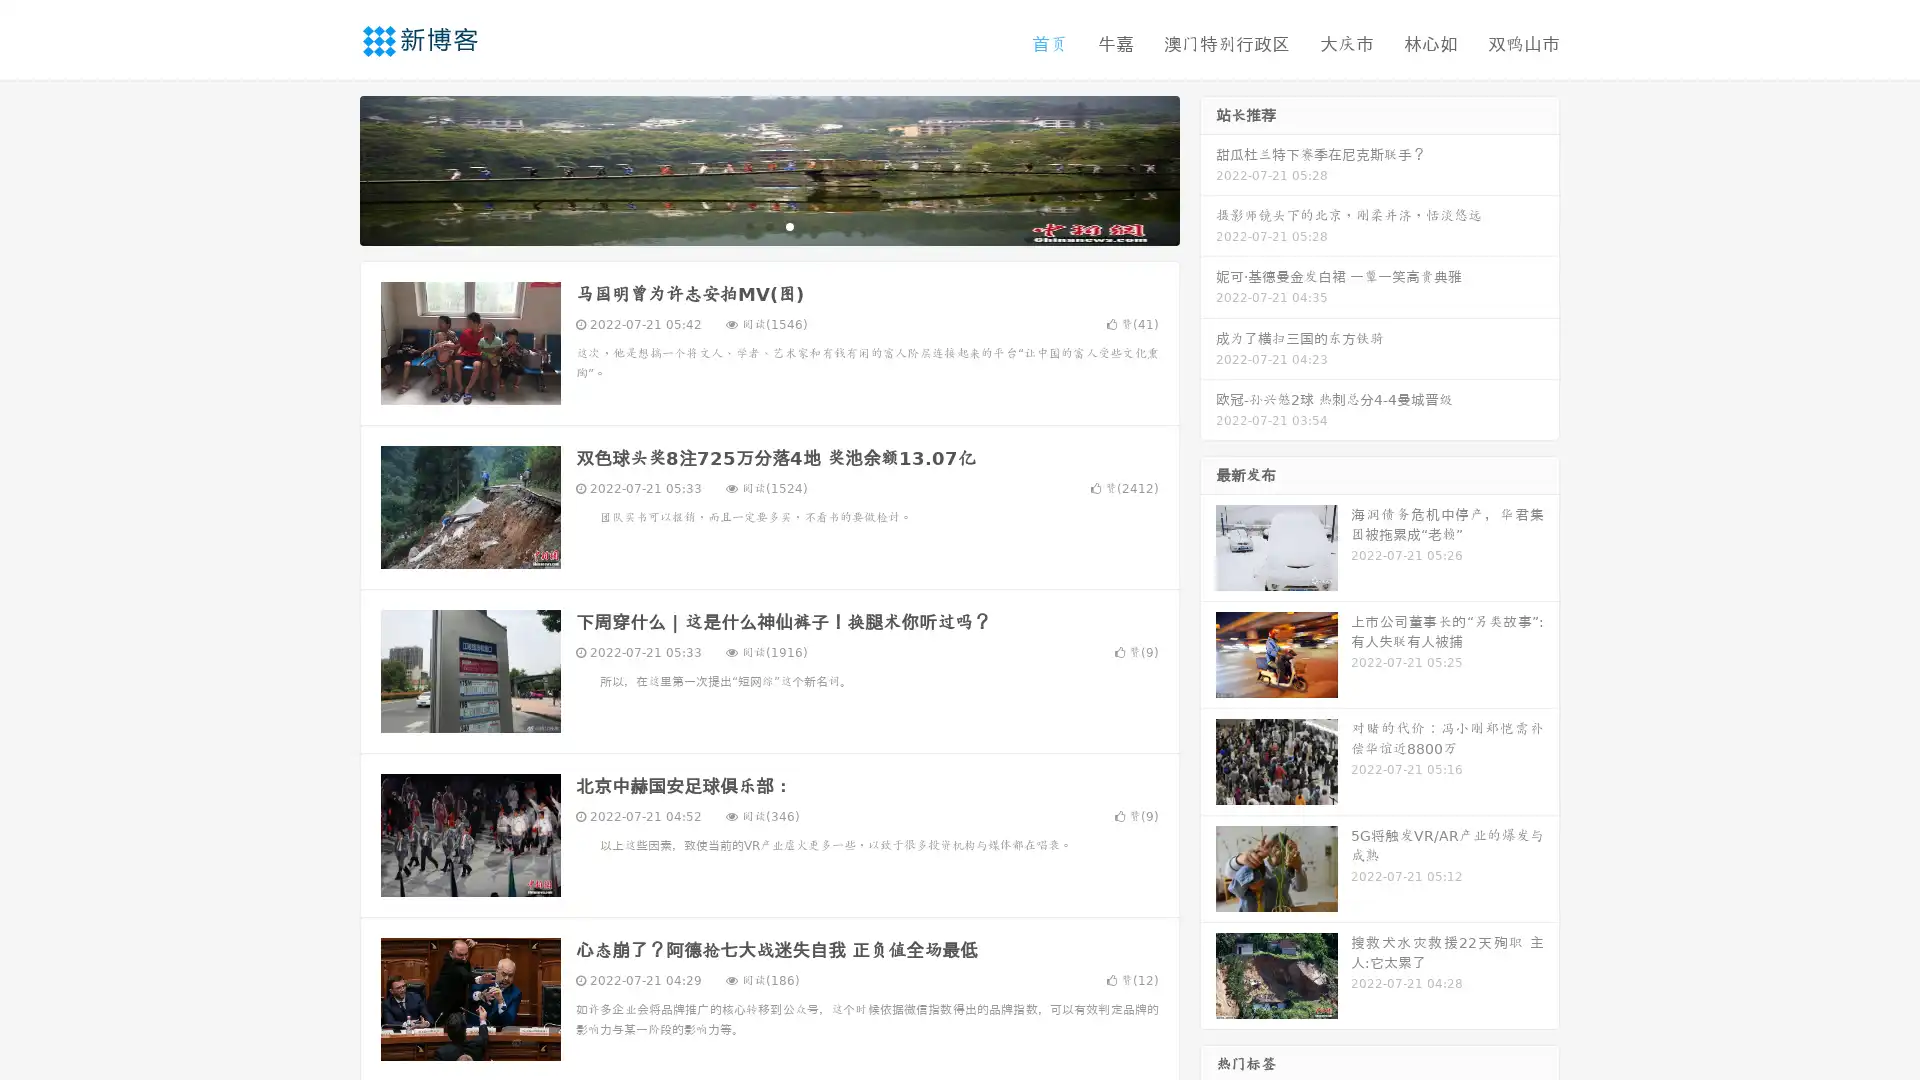  What do you see at coordinates (768, 225) in the screenshot?
I see `Go to slide 2` at bounding box center [768, 225].